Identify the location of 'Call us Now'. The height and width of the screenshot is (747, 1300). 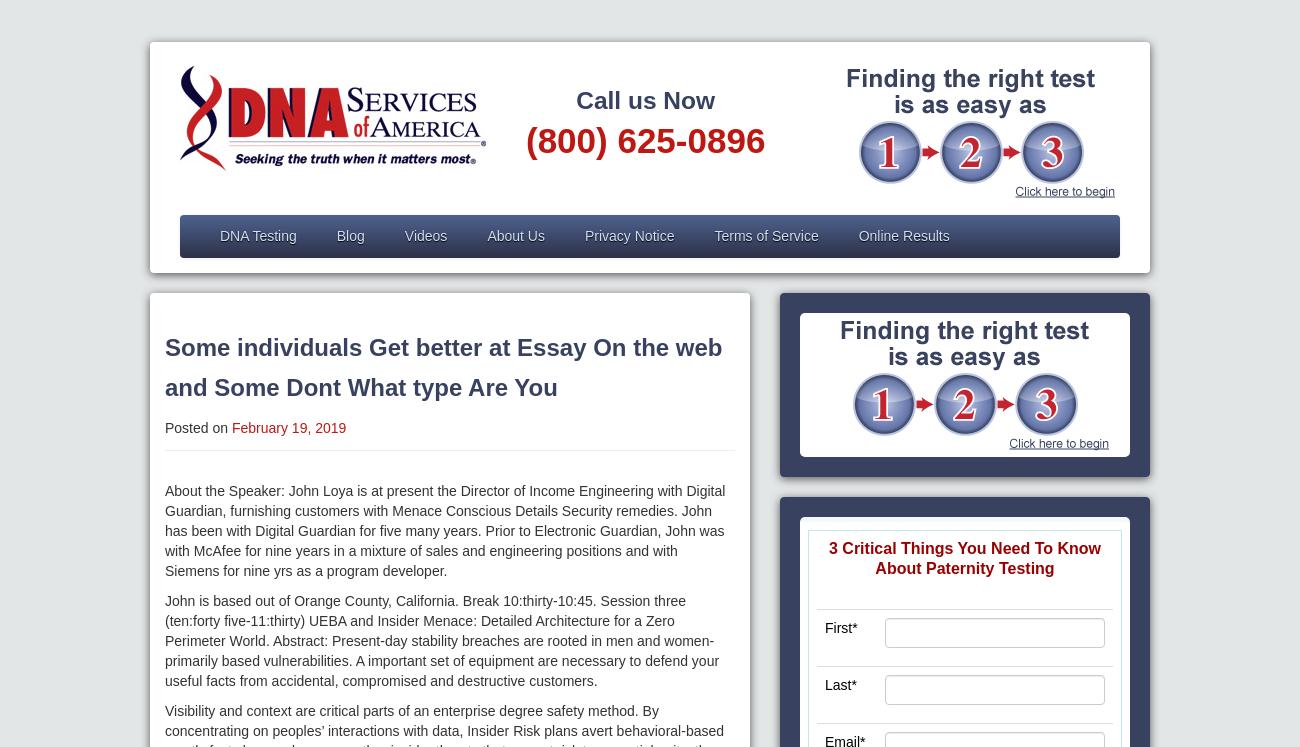
(645, 100).